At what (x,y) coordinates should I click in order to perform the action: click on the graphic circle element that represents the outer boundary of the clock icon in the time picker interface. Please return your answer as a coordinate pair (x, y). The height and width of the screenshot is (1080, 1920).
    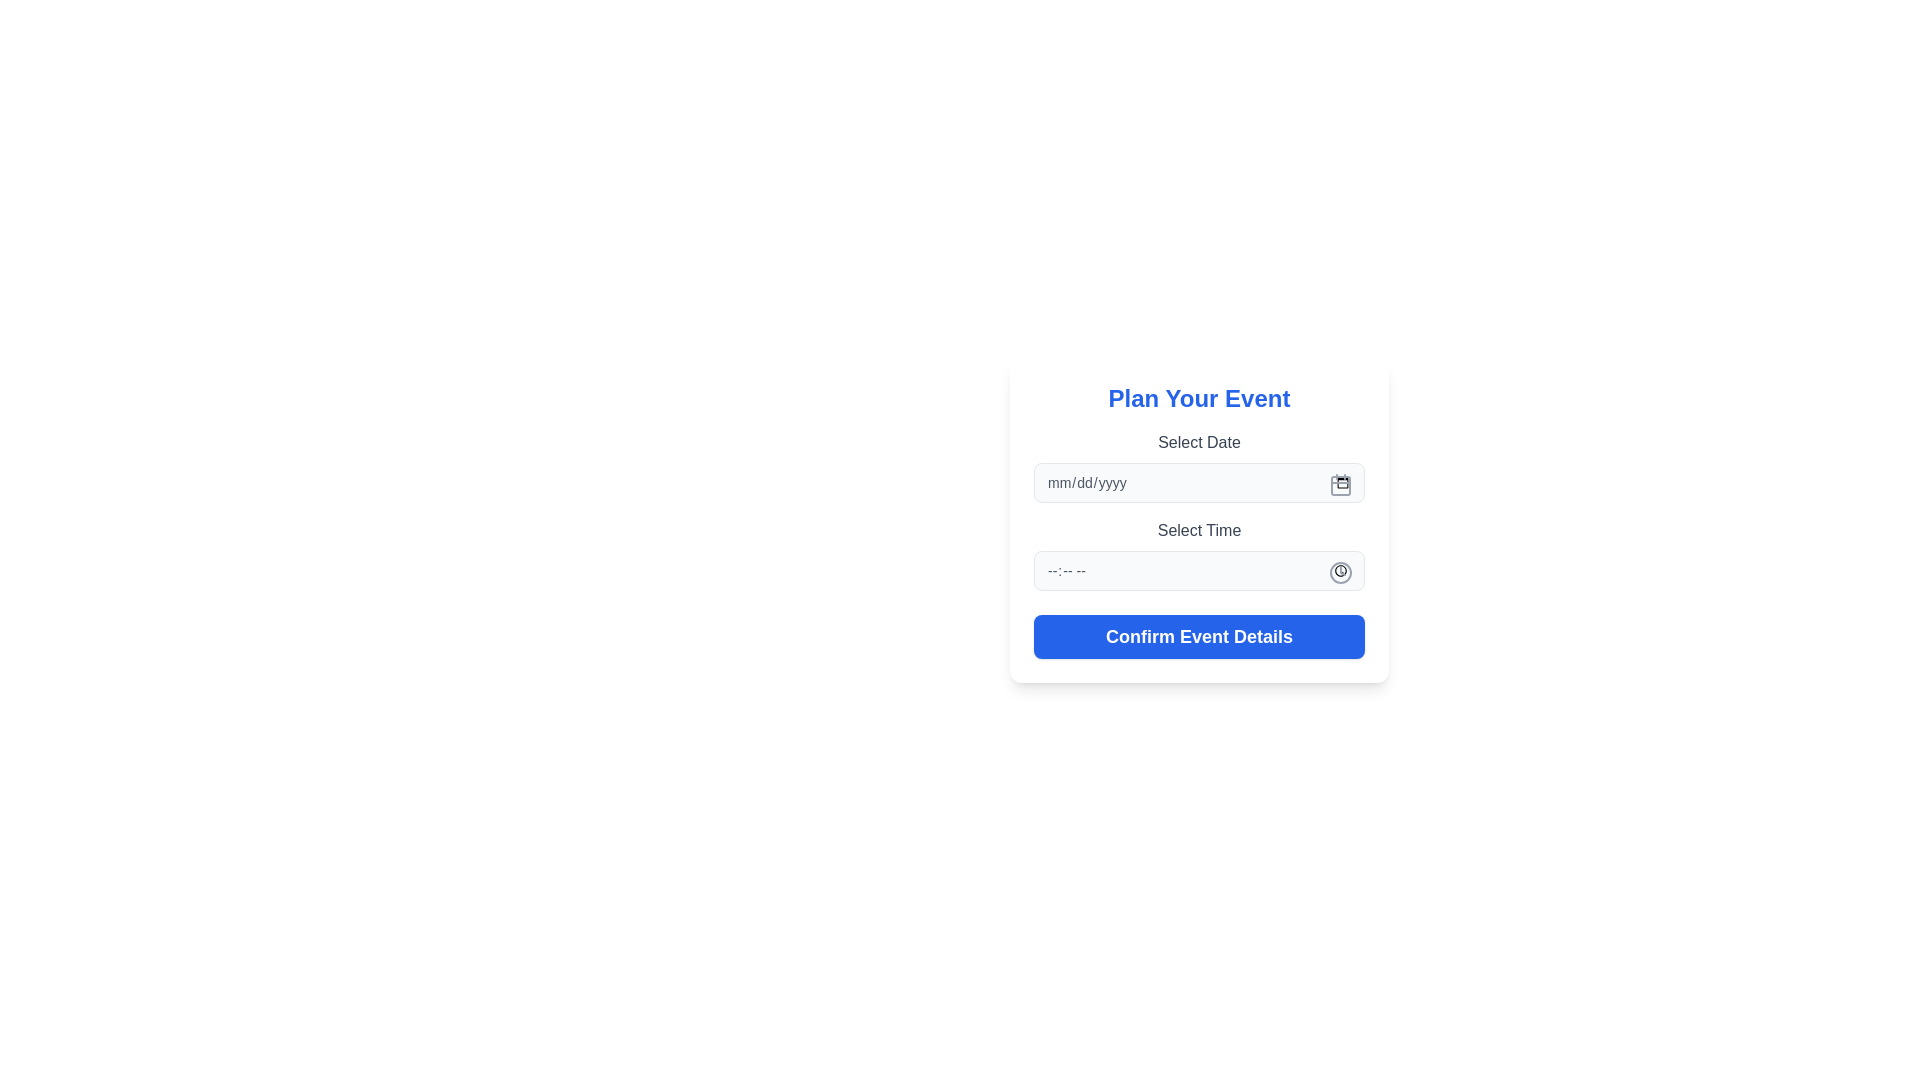
    Looking at the image, I should click on (1340, 573).